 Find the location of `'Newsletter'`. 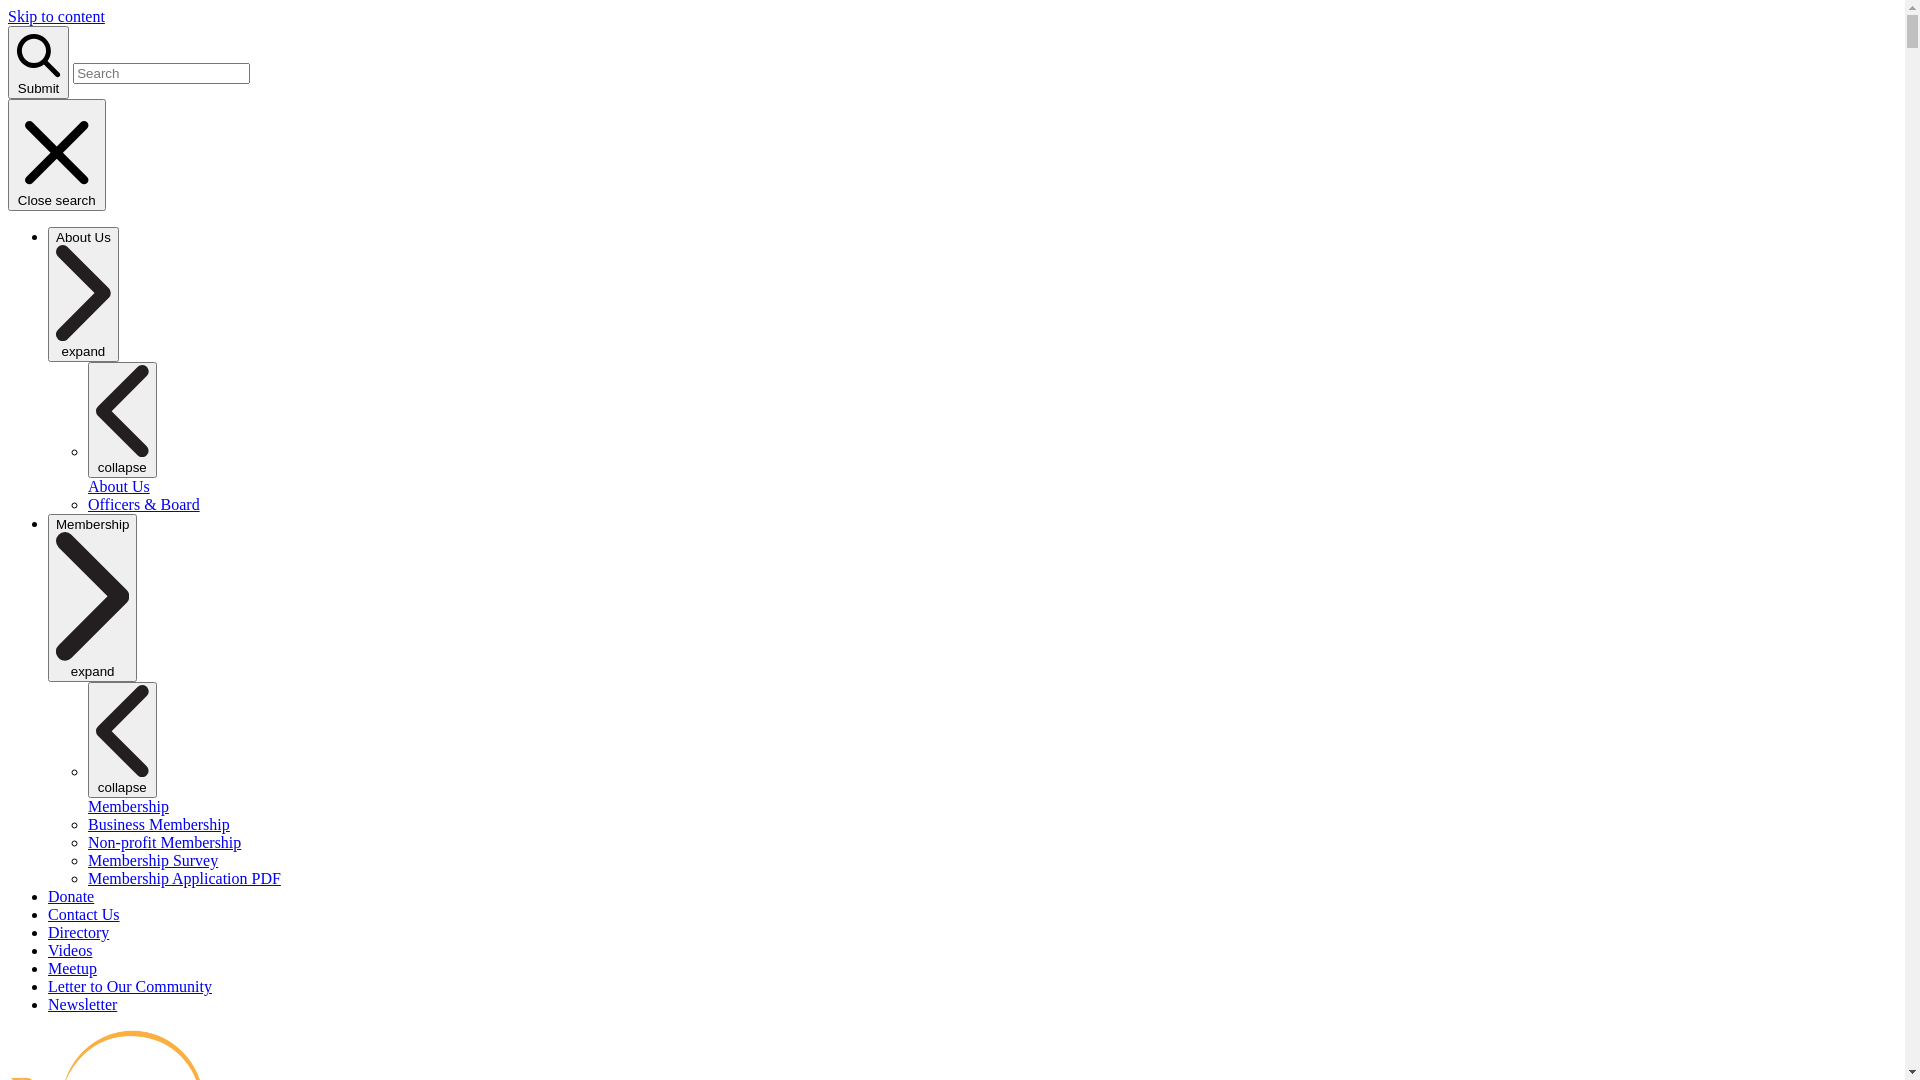

'Newsletter' is located at coordinates (81, 1004).